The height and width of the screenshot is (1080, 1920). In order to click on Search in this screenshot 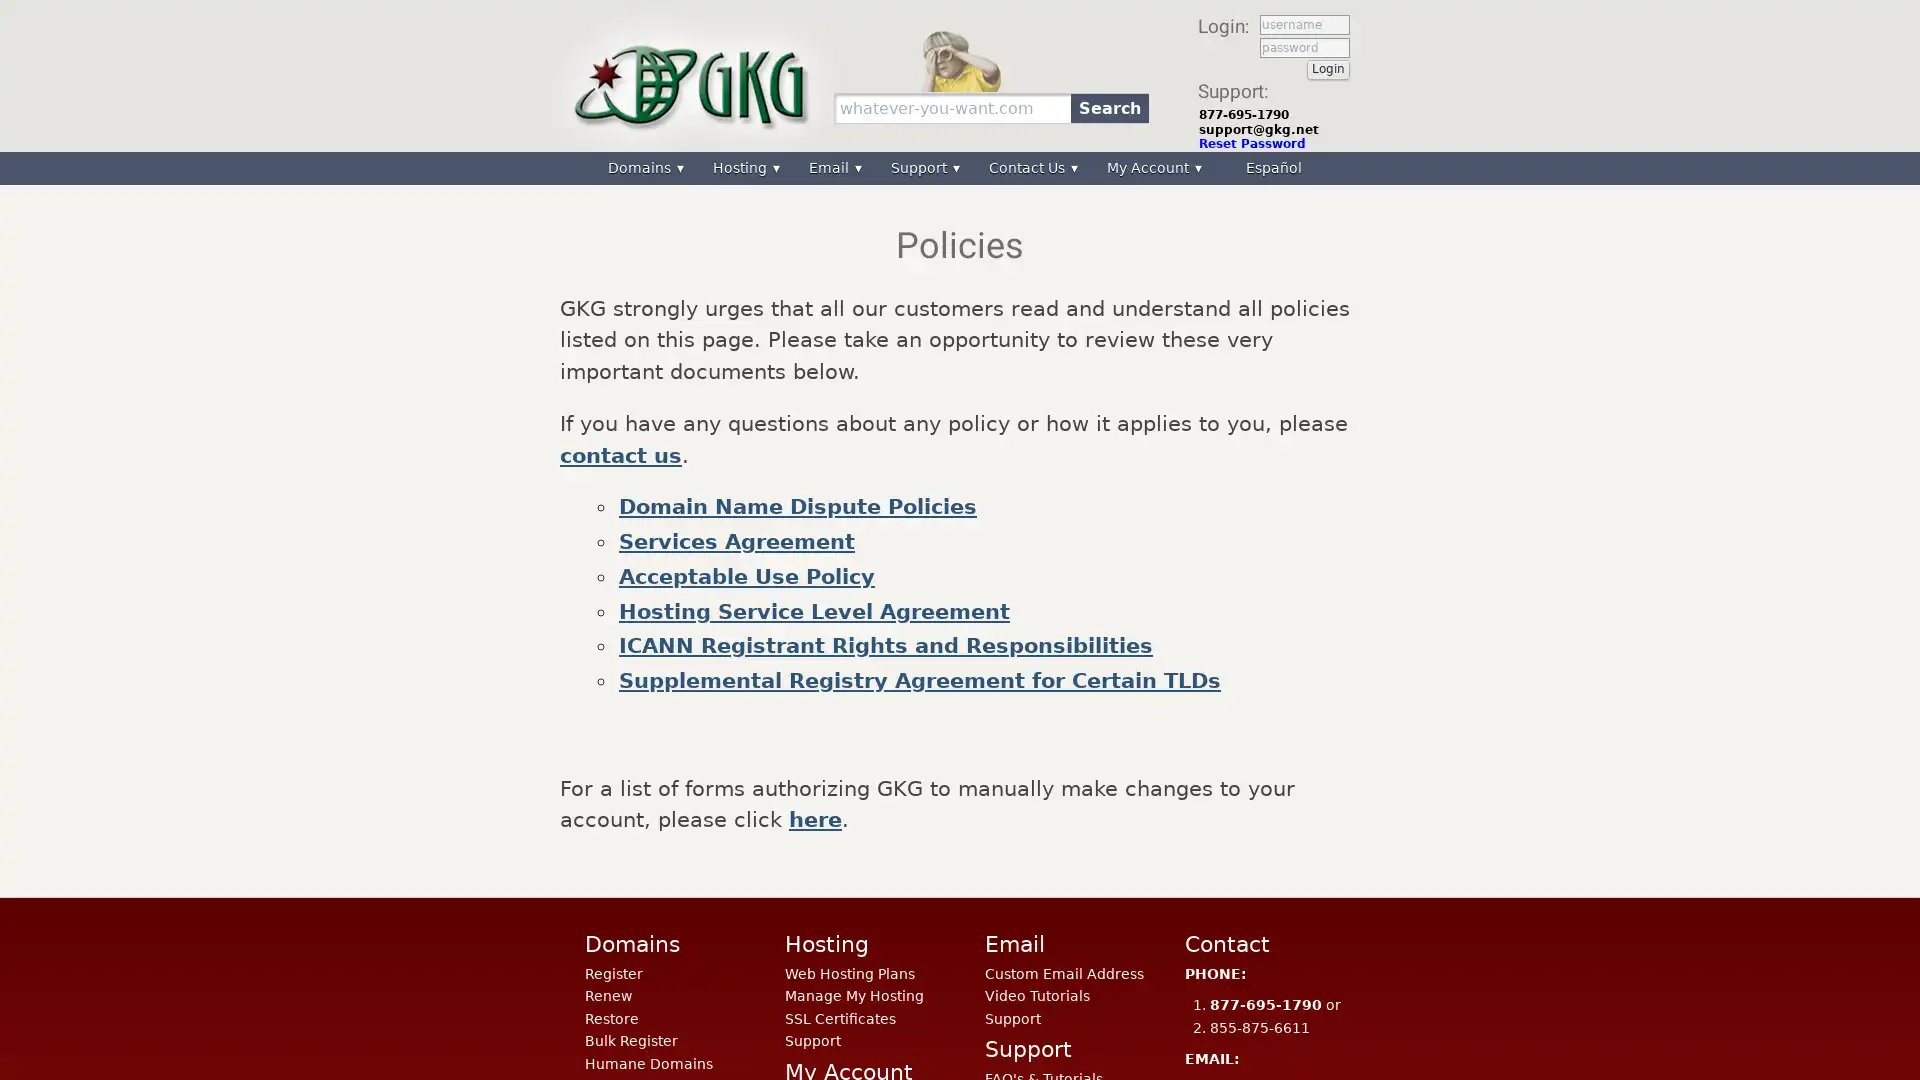, I will do `click(1108, 107)`.